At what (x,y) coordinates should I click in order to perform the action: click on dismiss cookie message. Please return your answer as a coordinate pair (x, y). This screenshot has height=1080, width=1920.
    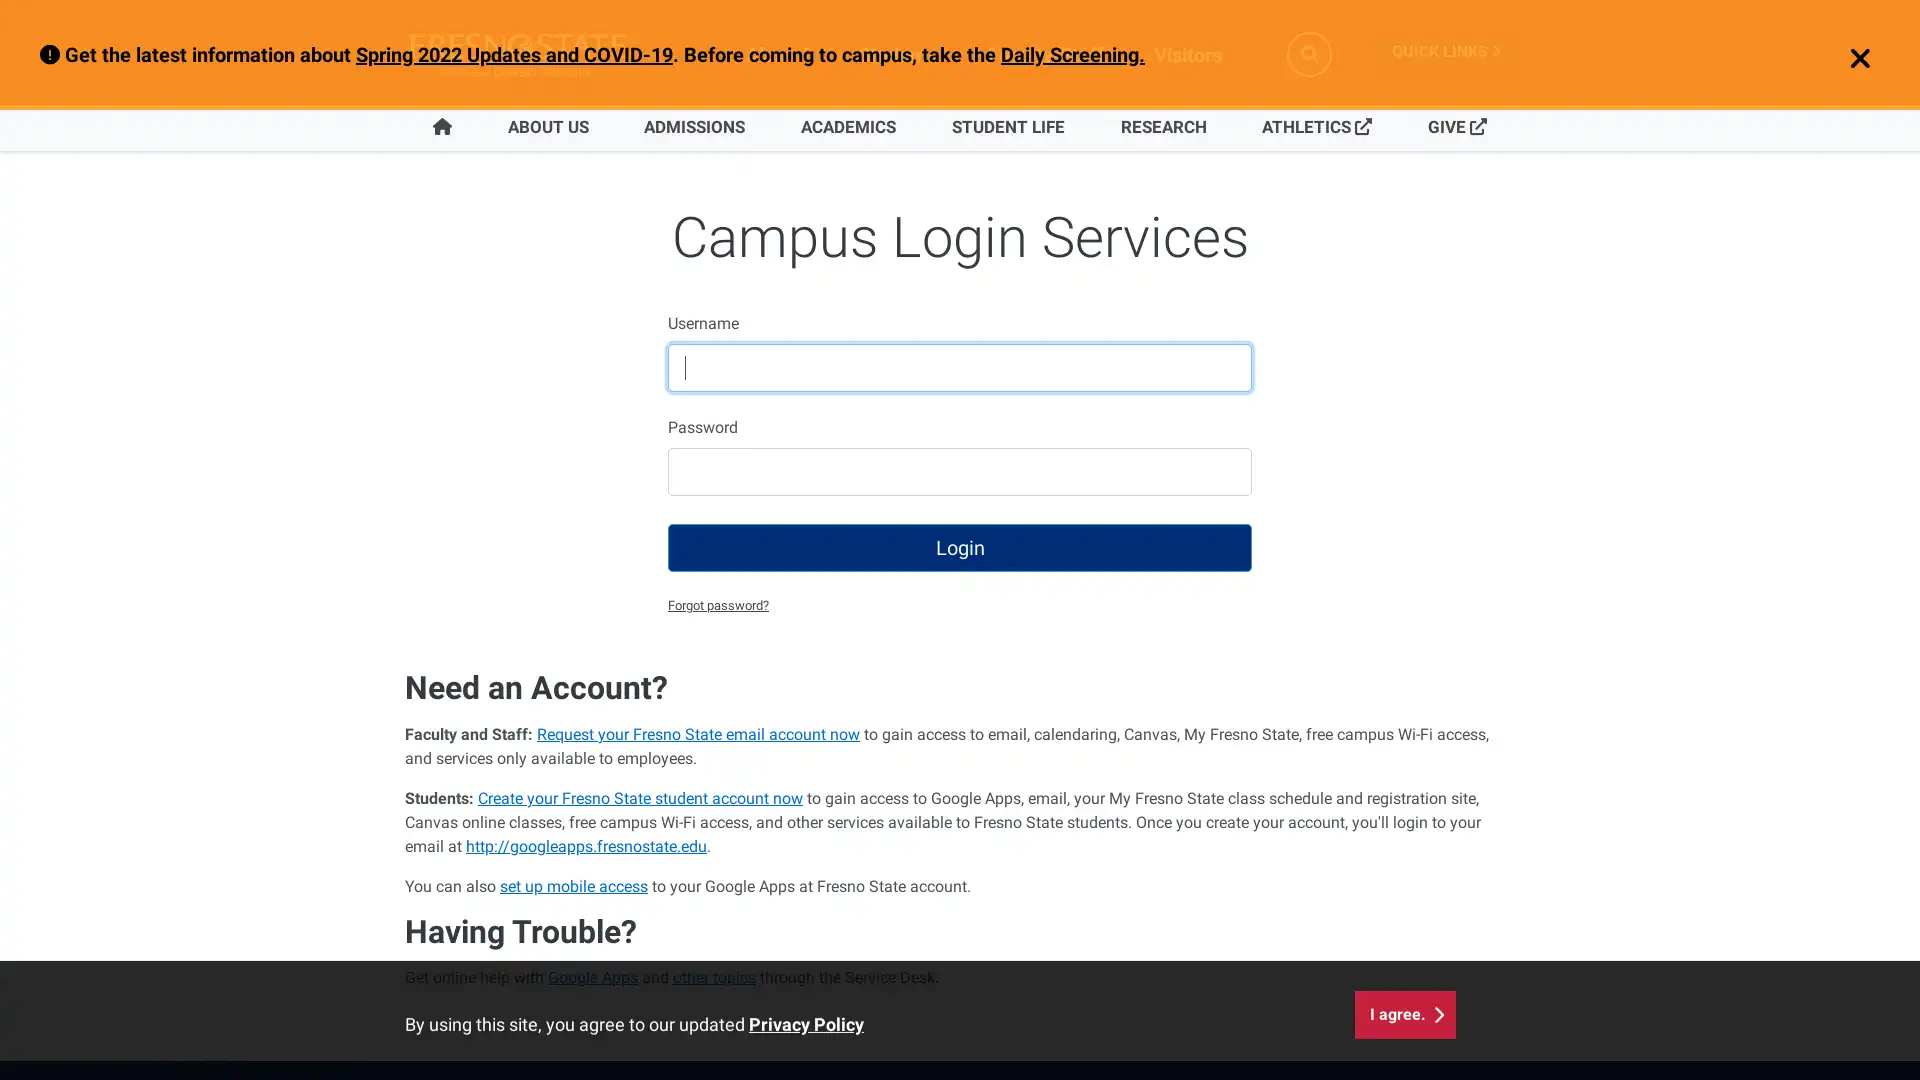
    Looking at the image, I should click on (1404, 1006).